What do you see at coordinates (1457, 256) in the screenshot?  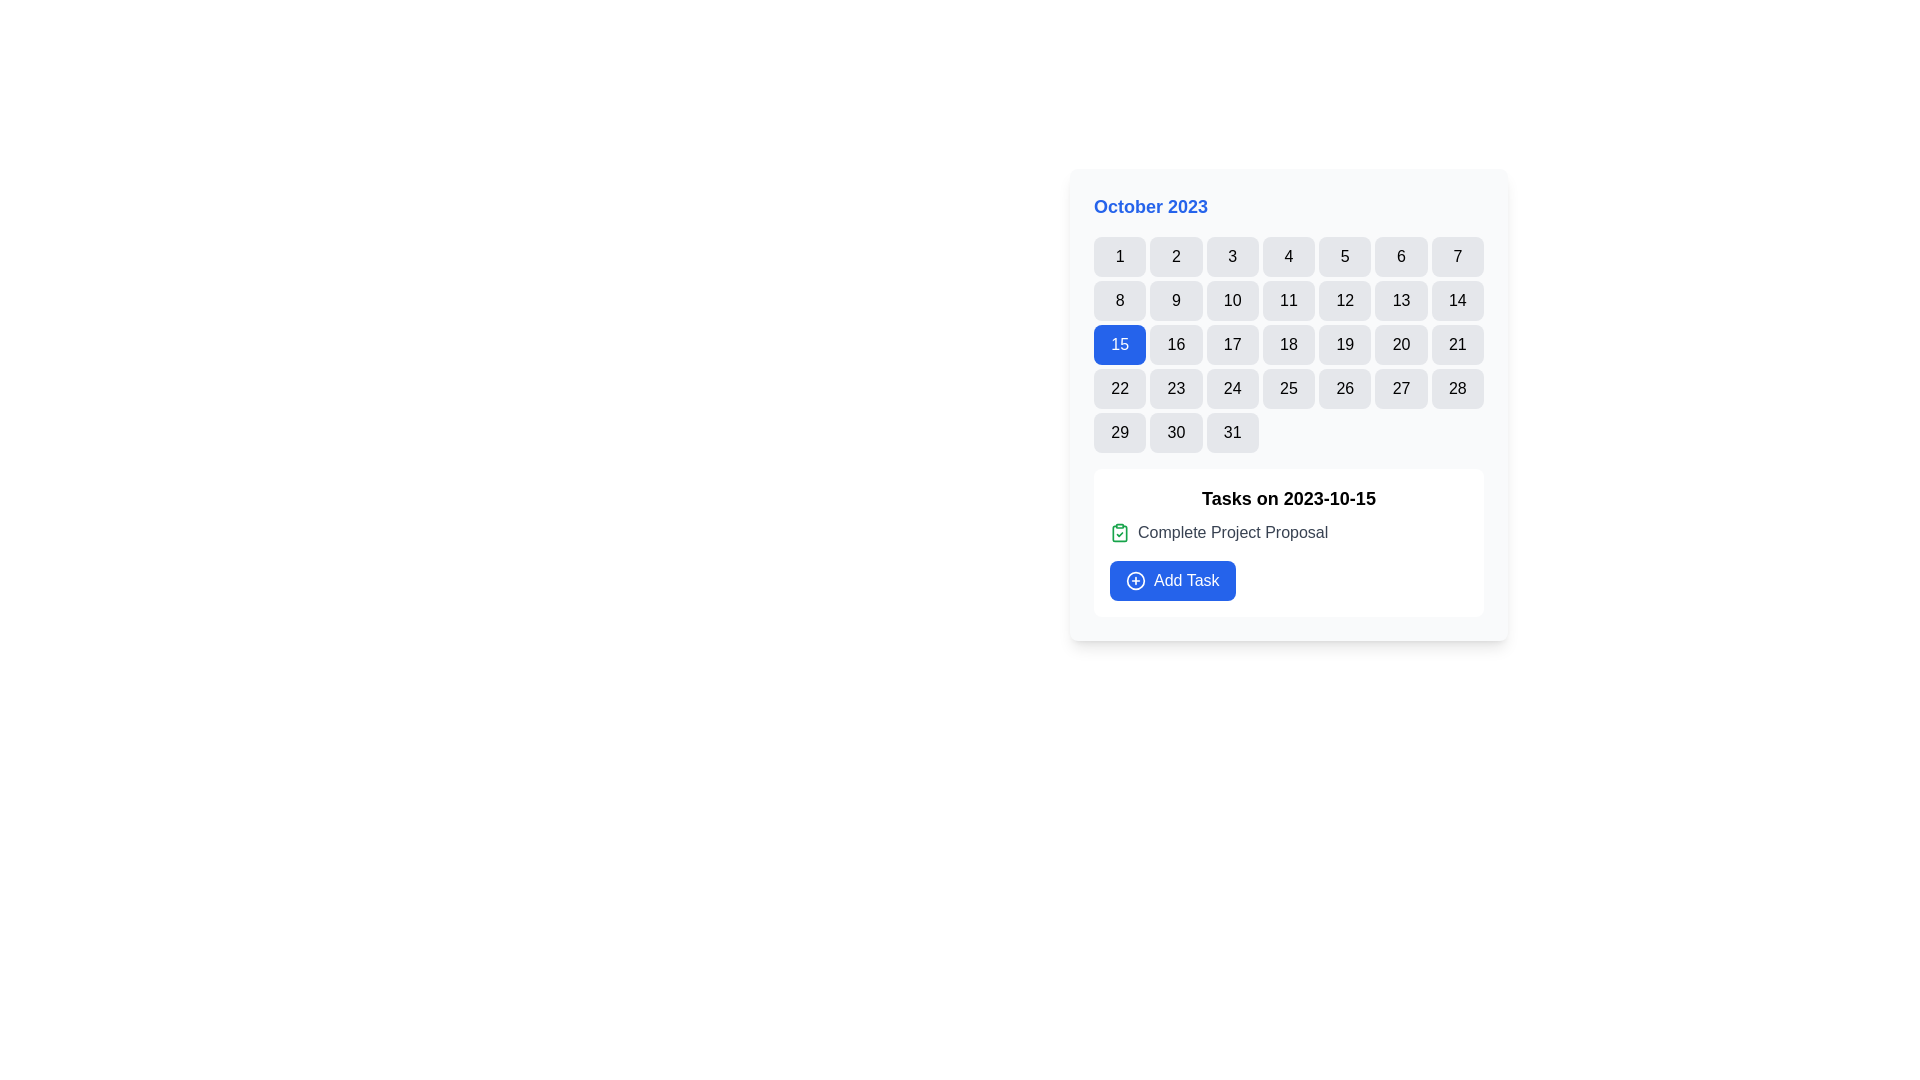 I see `the button displaying the number '7' in black text, which is the seventh item in the first row of a grid for selecting days of the month` at bounding box center [1457, 256].